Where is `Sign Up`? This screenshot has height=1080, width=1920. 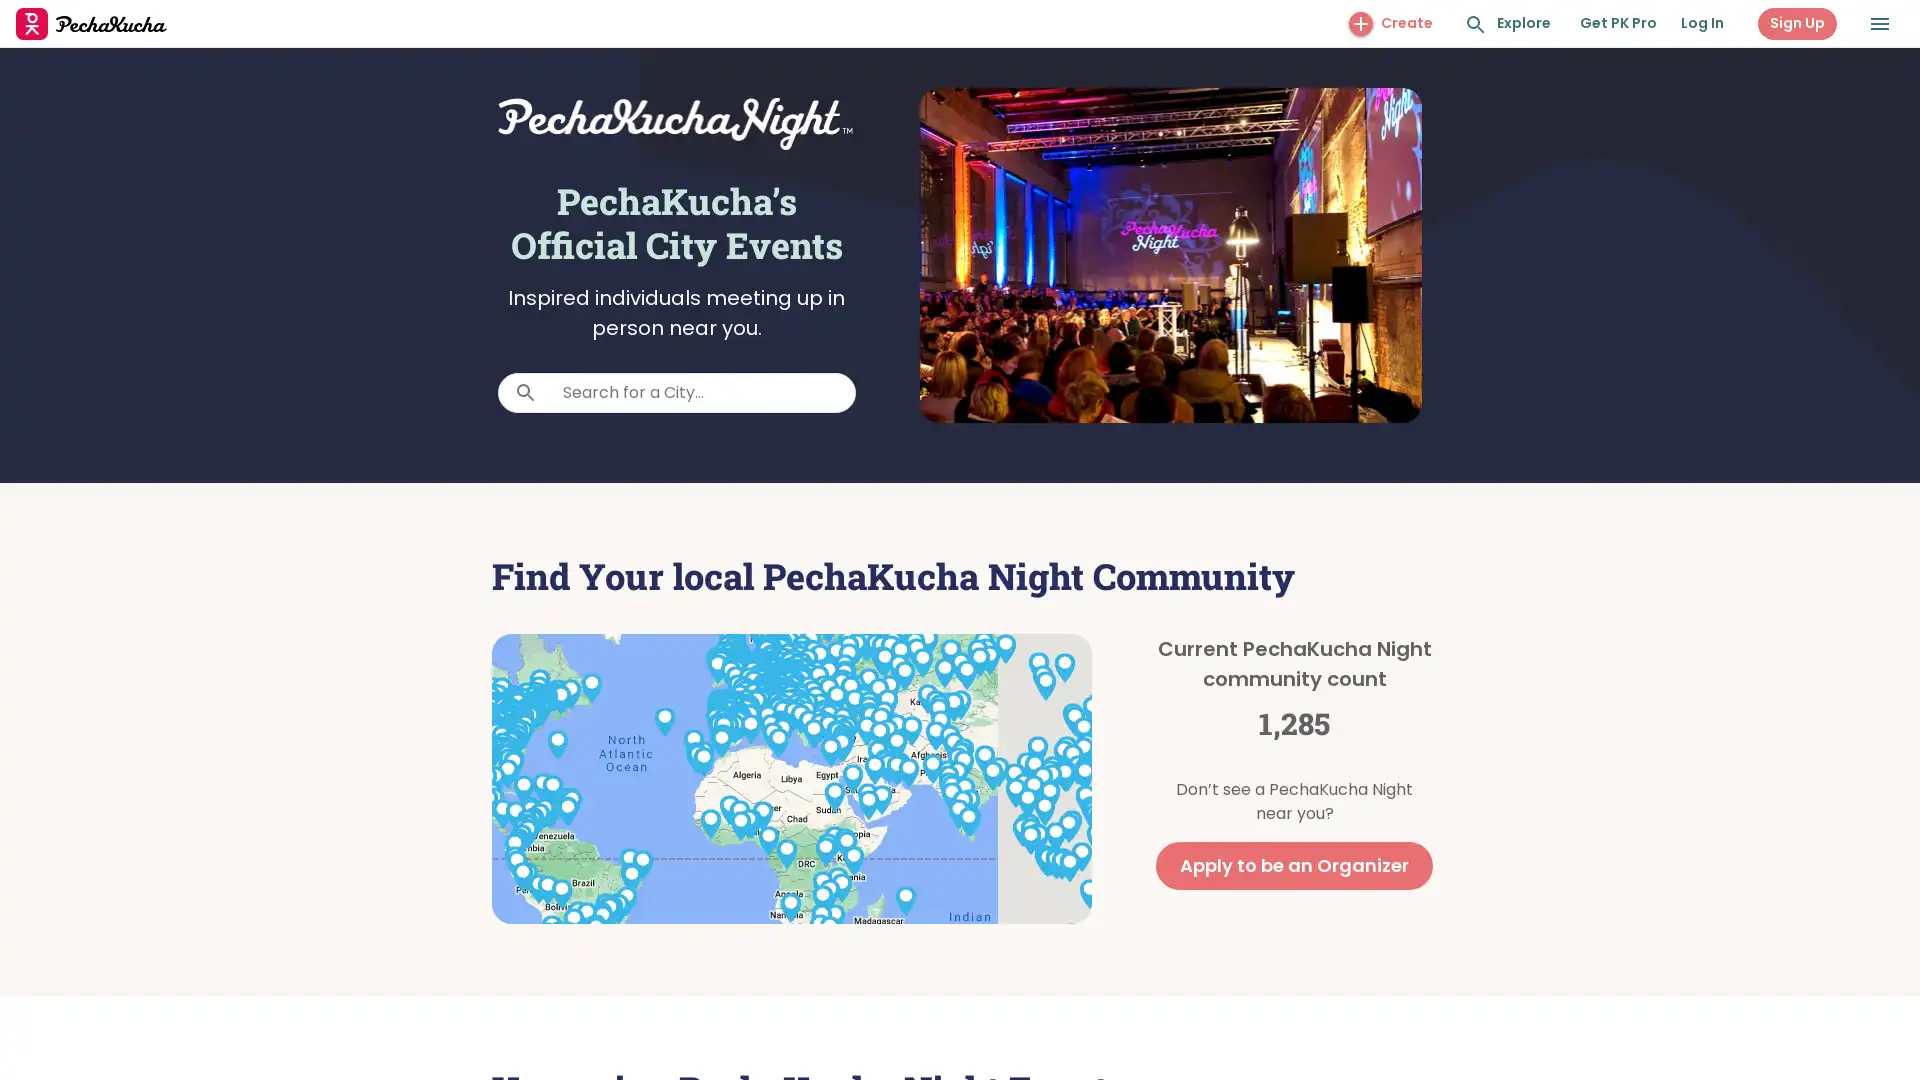 Sign Up is located at coordinates (1797, 23).